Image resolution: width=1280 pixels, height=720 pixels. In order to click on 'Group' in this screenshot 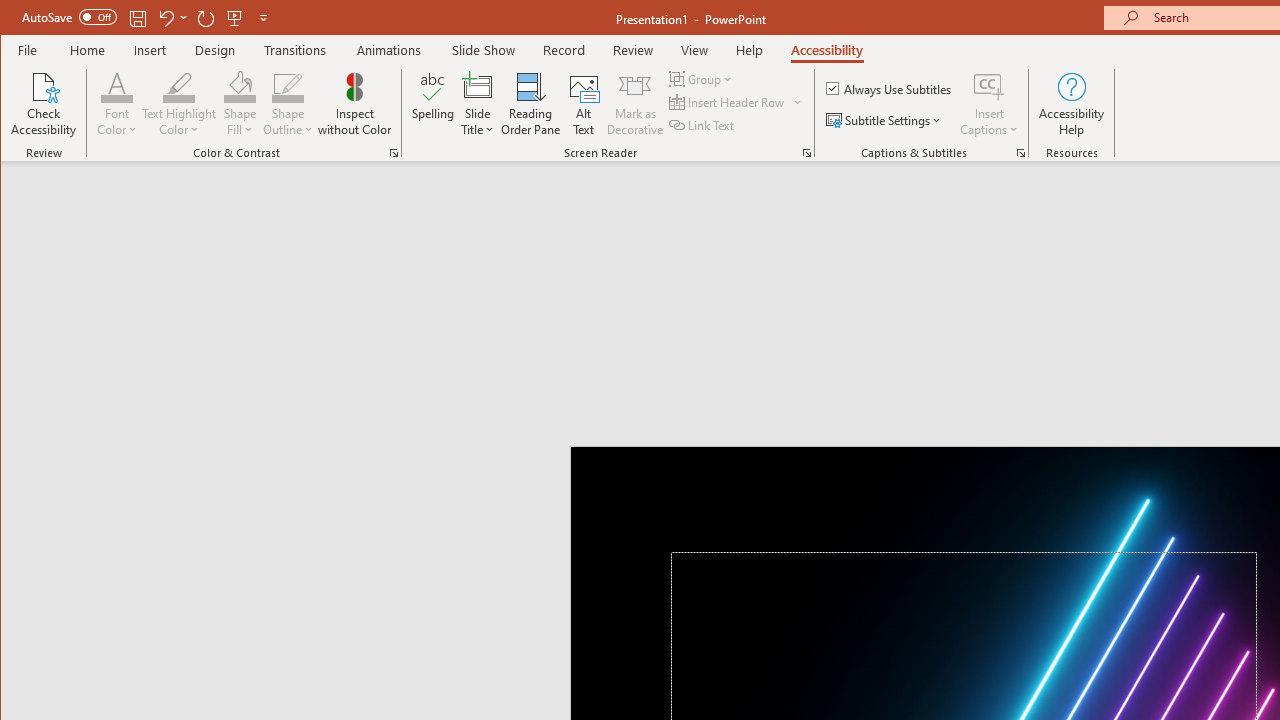, I will do `click(702, 78)`.